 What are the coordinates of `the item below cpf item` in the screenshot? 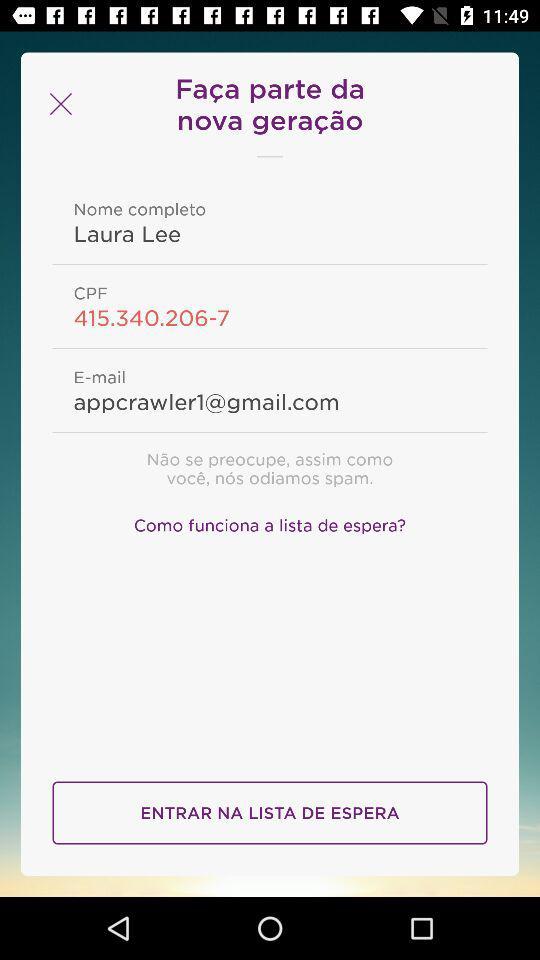 It's located at (270, 317).